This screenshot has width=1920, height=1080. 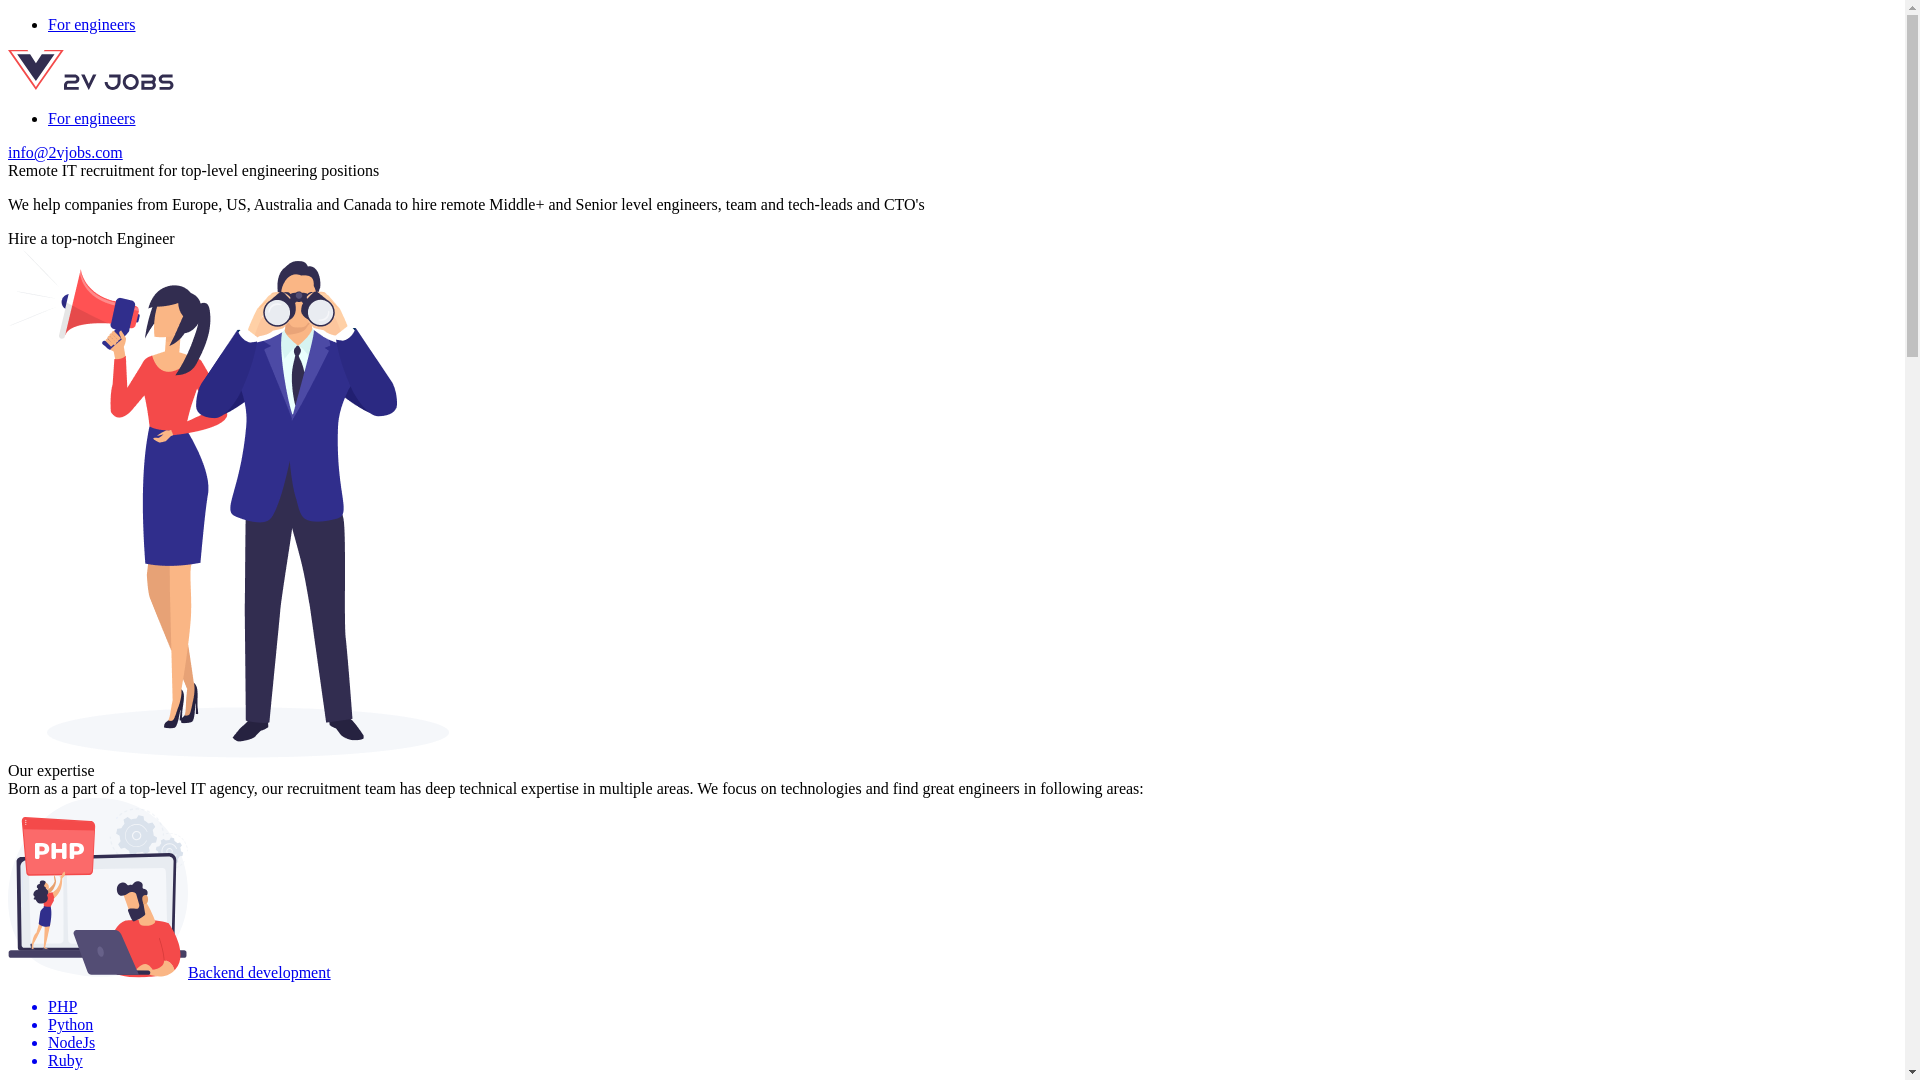 I want to click on 'For engineers', so click(x=90, y=118).